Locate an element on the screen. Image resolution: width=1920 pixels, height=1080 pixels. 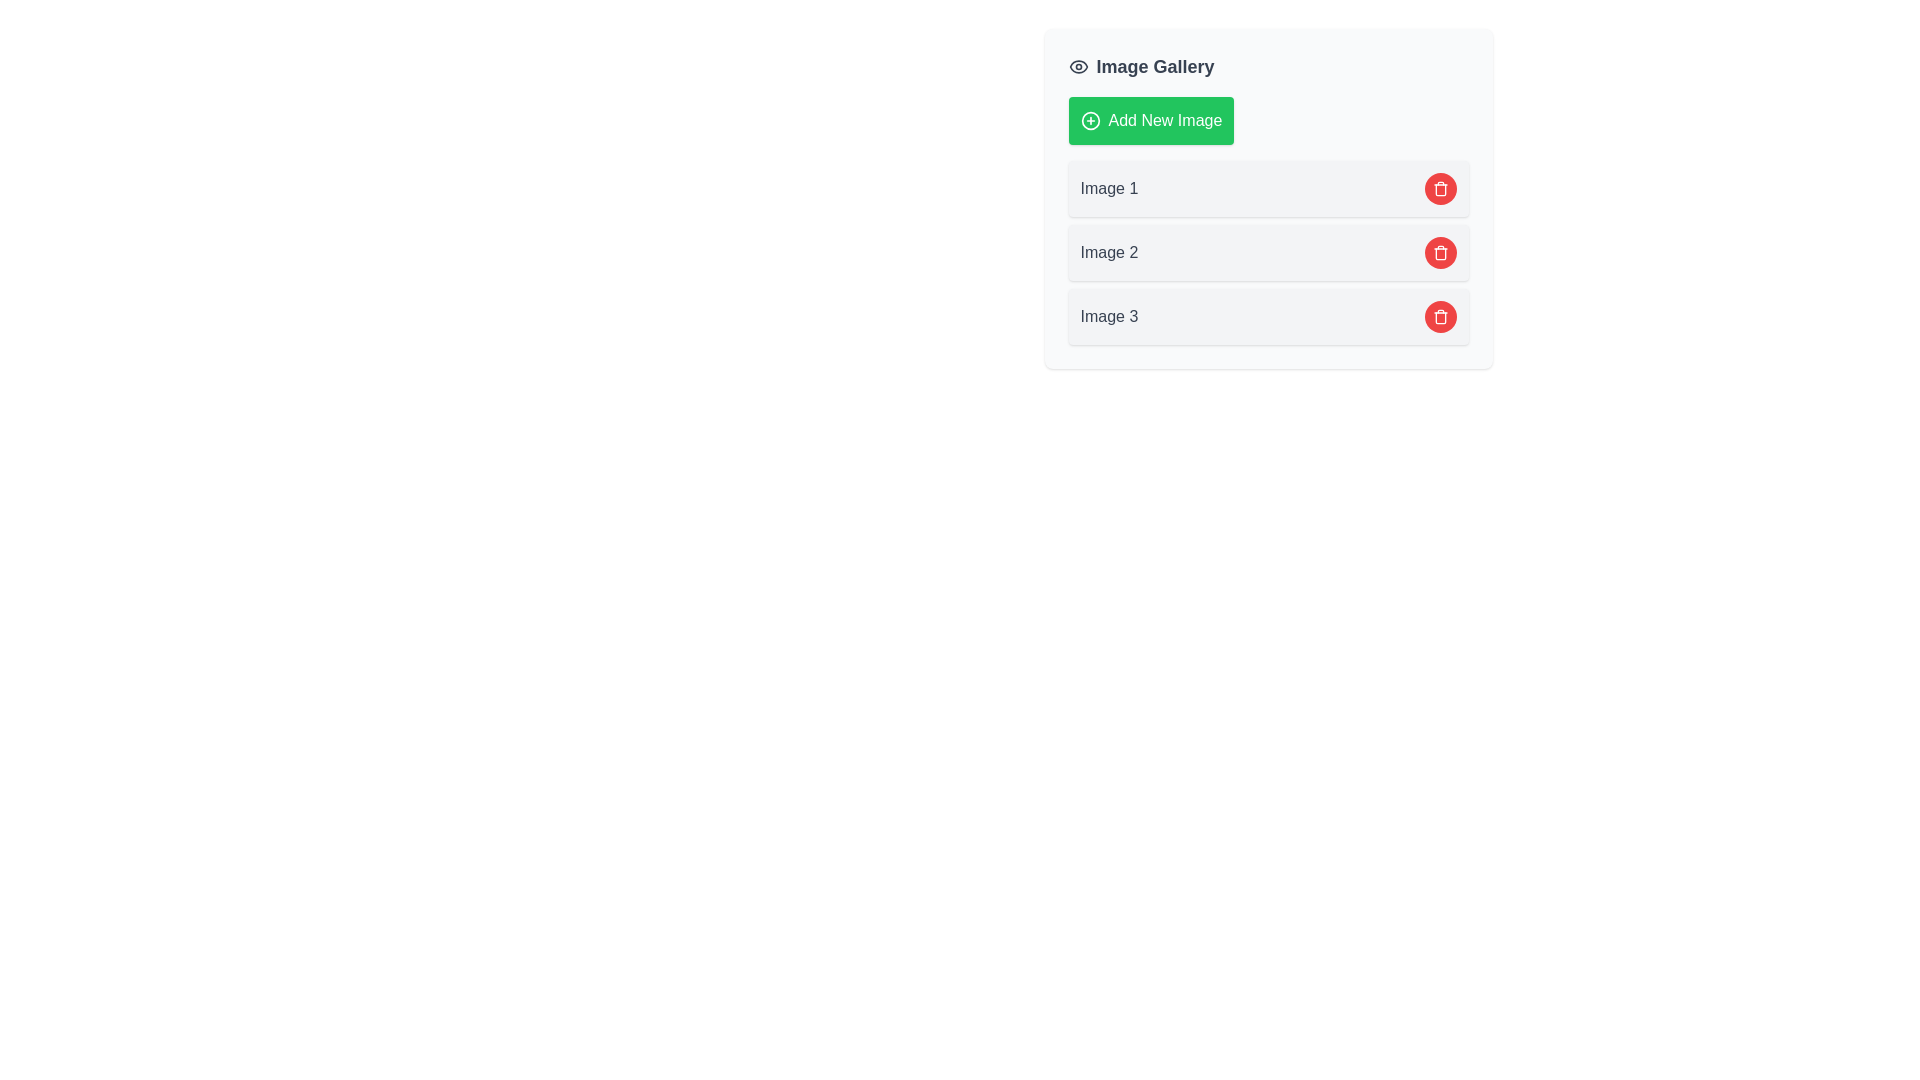
the circular red button with a white trash can icon, located to the right of the text 'Image 3' is located at coordinates (1440, 315).